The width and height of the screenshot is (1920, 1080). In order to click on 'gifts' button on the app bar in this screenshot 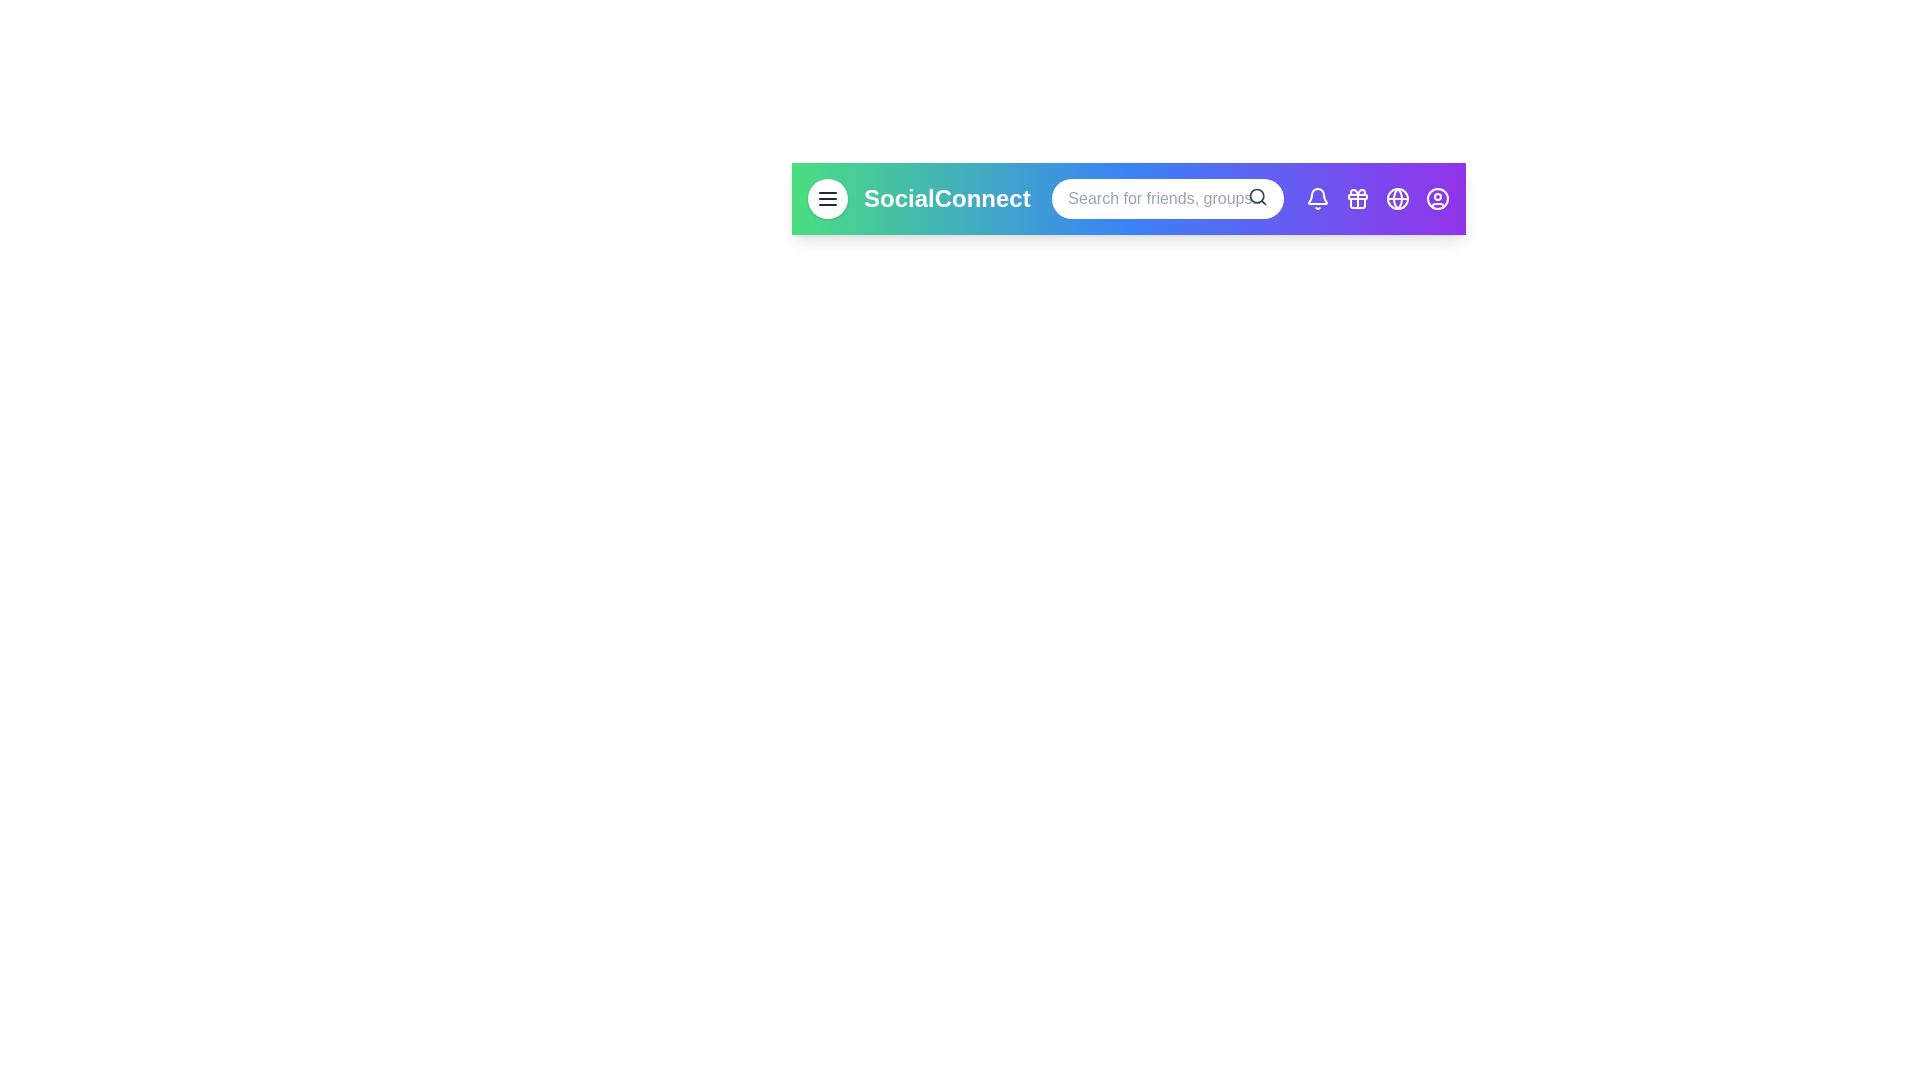, I will do `click(1358, 199)`.